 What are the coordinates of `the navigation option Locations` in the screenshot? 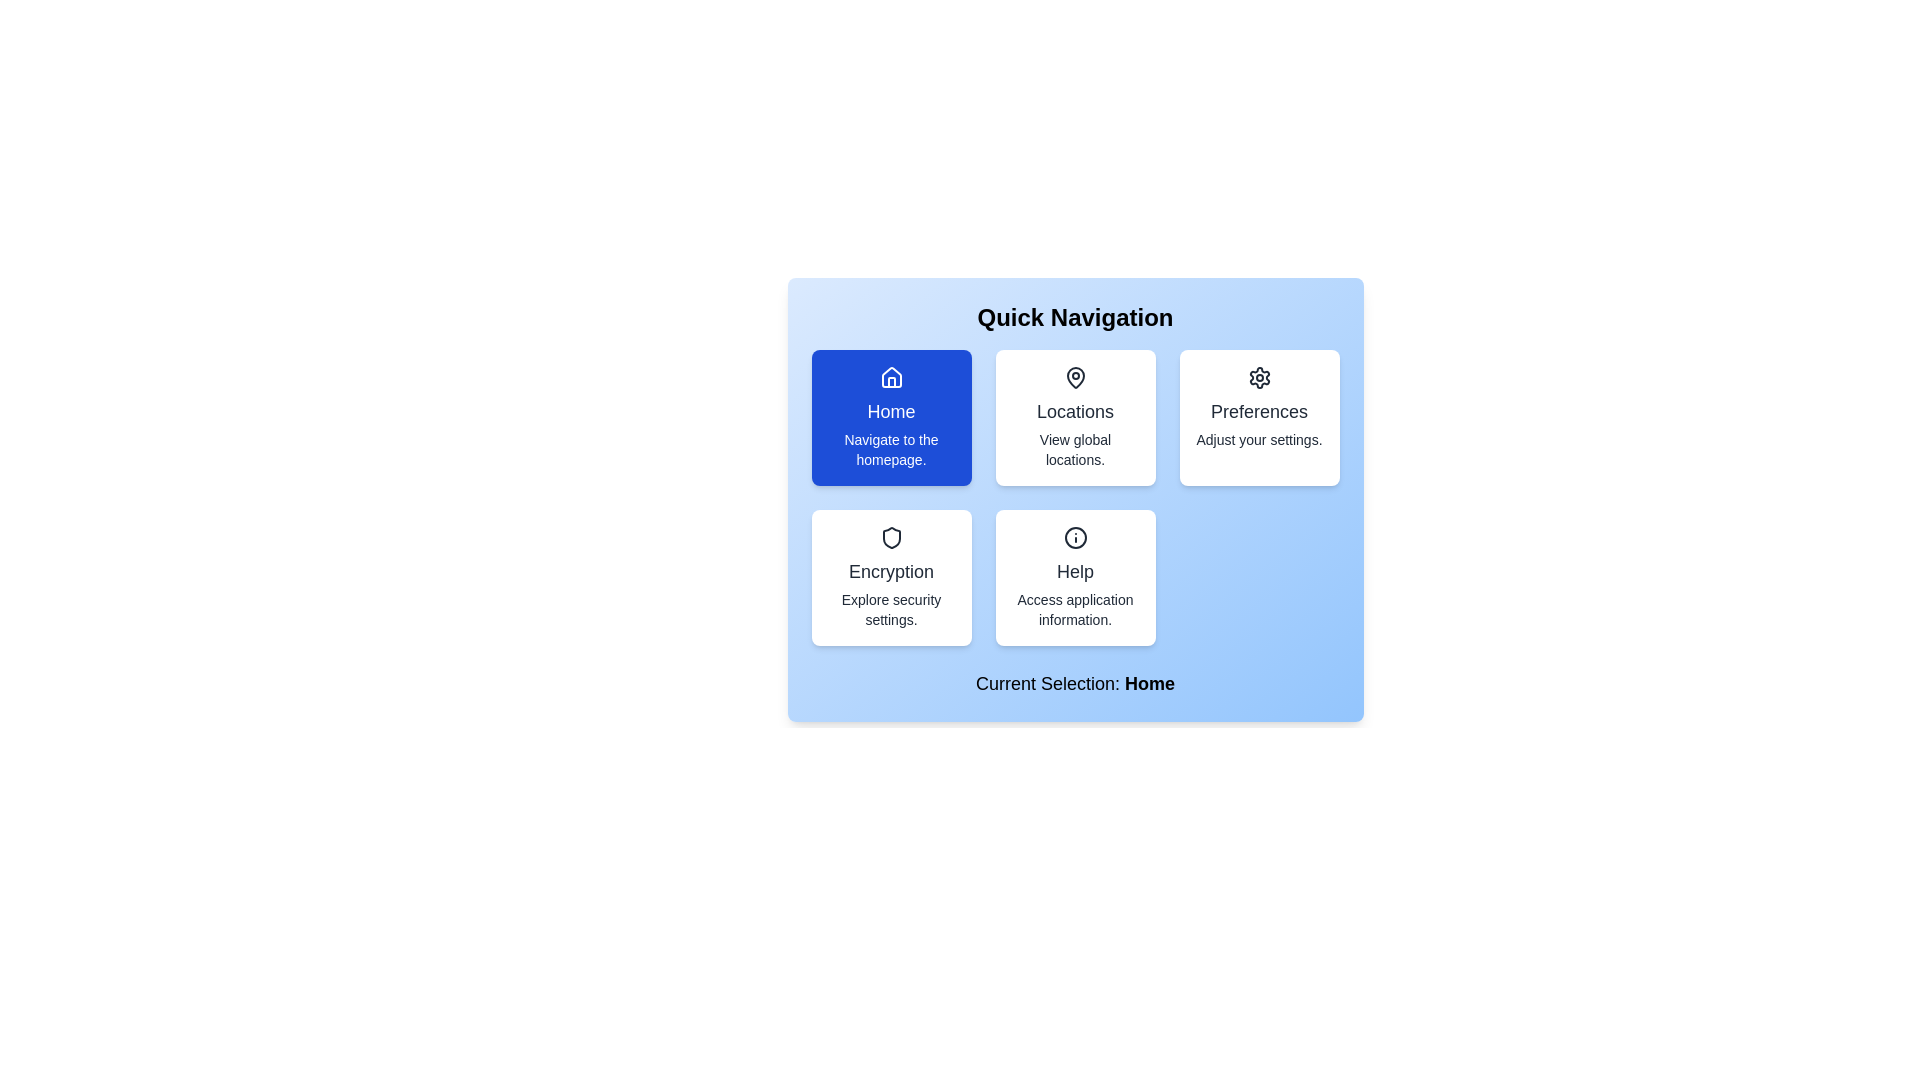 It's located at (1074, 416).